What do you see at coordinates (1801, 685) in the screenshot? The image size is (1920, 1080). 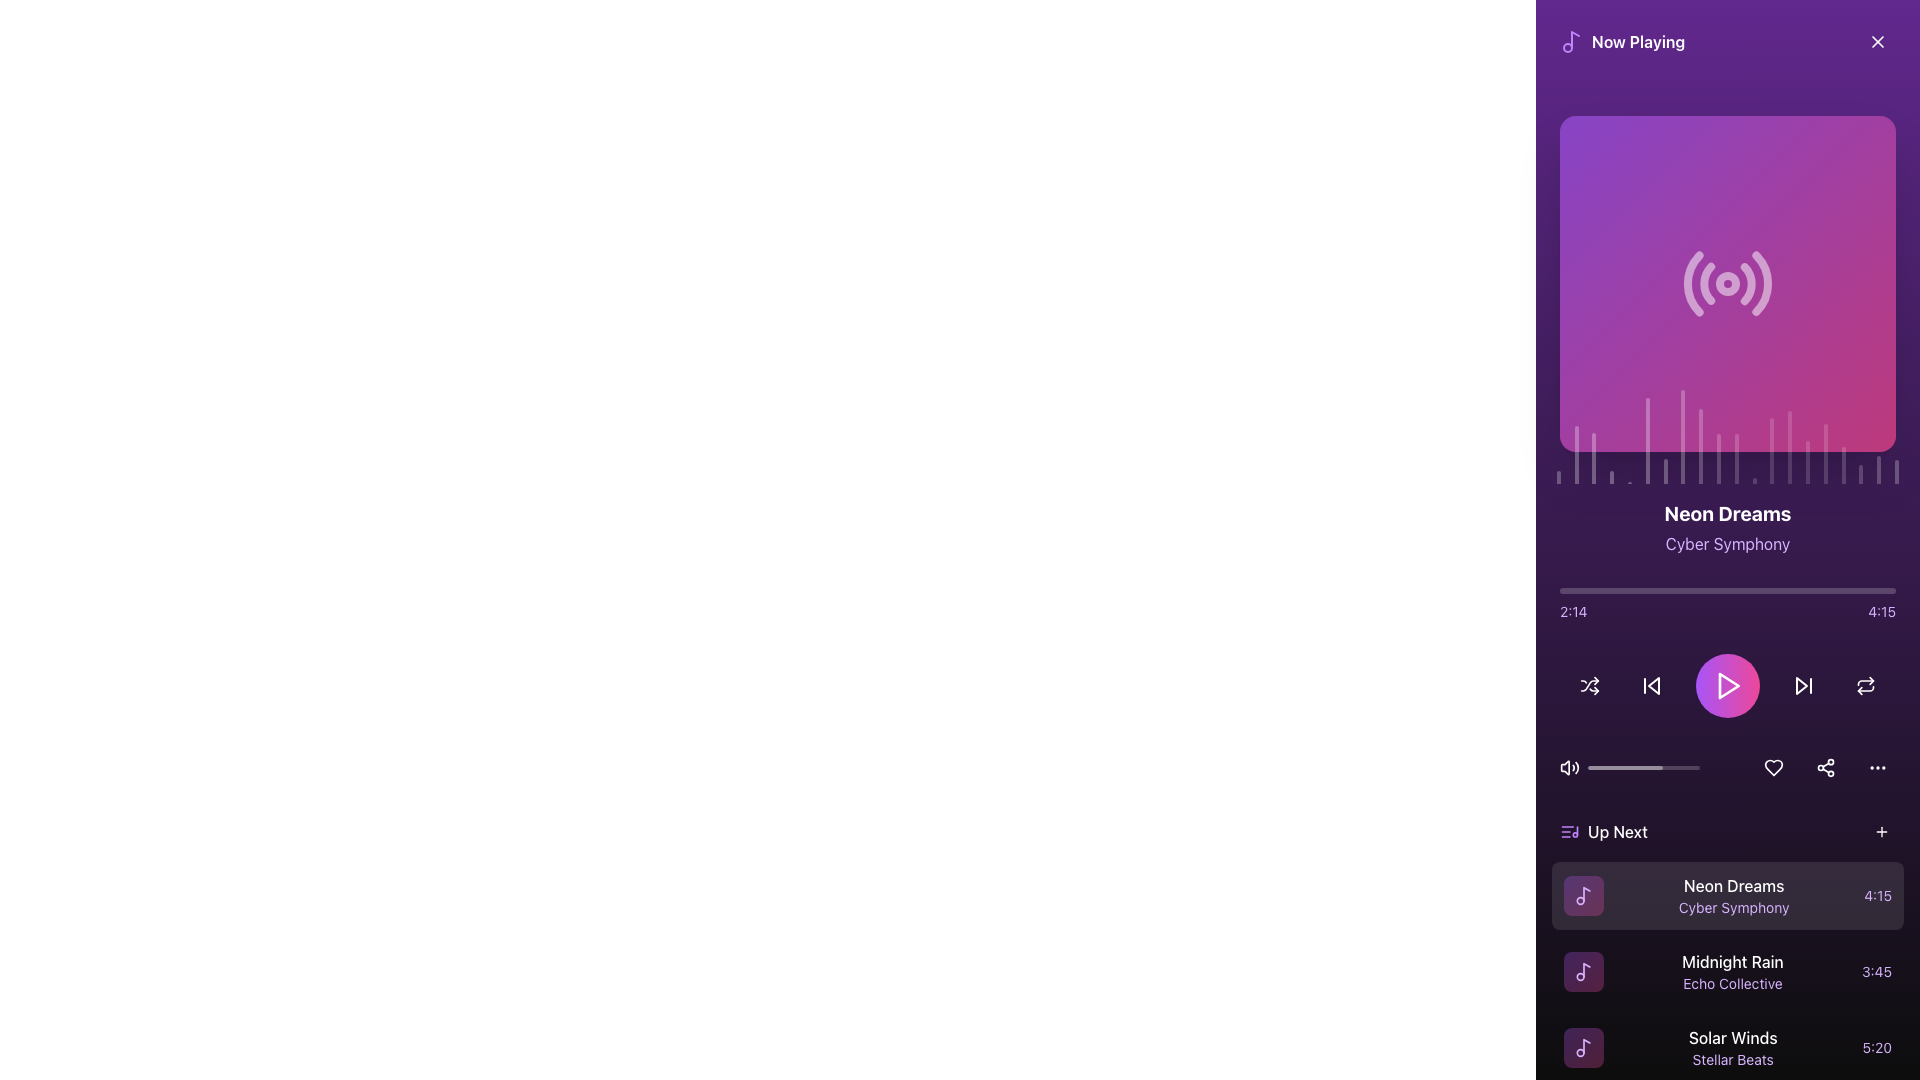 I see `the triangular arrow representation within the 'Skip Forward' button, which is located to the right of the 'Play' button, to initiate the action of skipping forward to the next track` at bounding box center [1801, 685].